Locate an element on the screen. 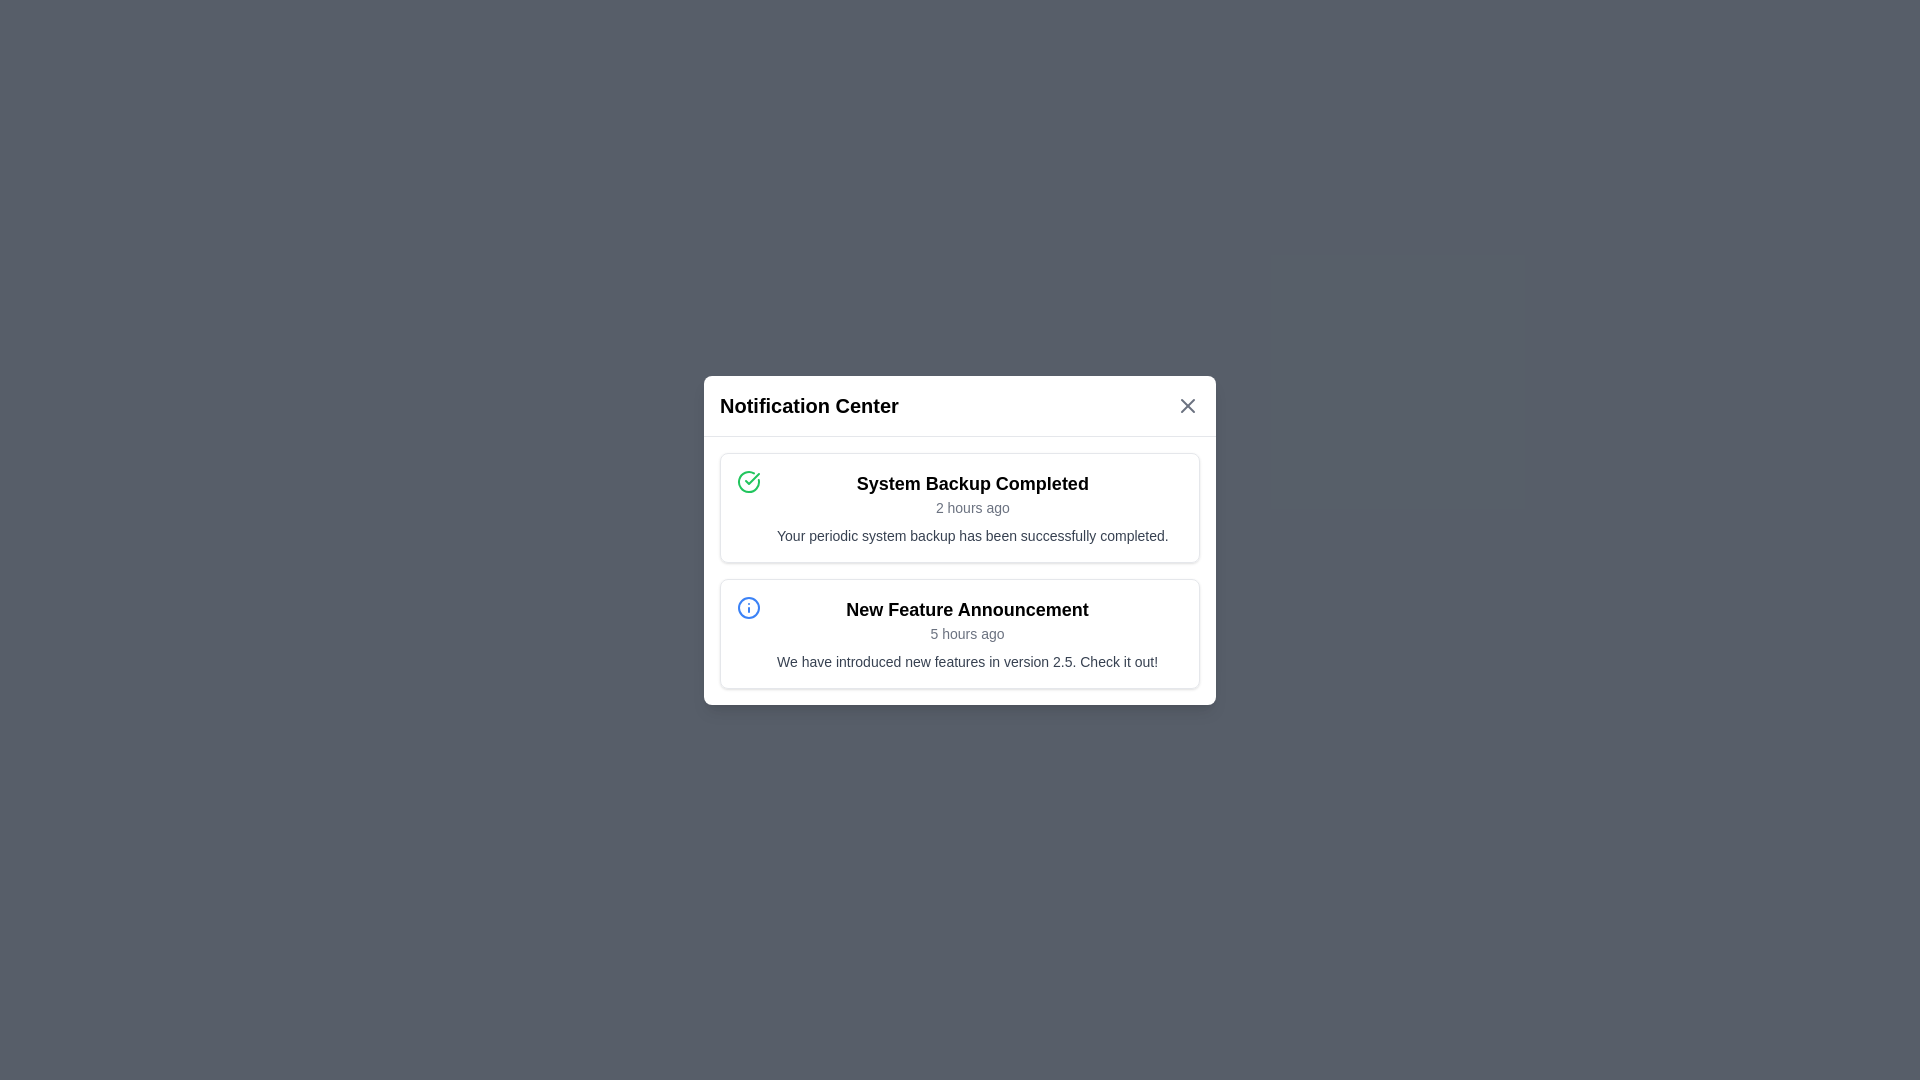 The image size is (1920, 1080). the circular information icon with a light blue outline located at the top-left corner of the 'New Feature Announcement' notification card by moving the cursor to its center is located at coordinates (747, 606).